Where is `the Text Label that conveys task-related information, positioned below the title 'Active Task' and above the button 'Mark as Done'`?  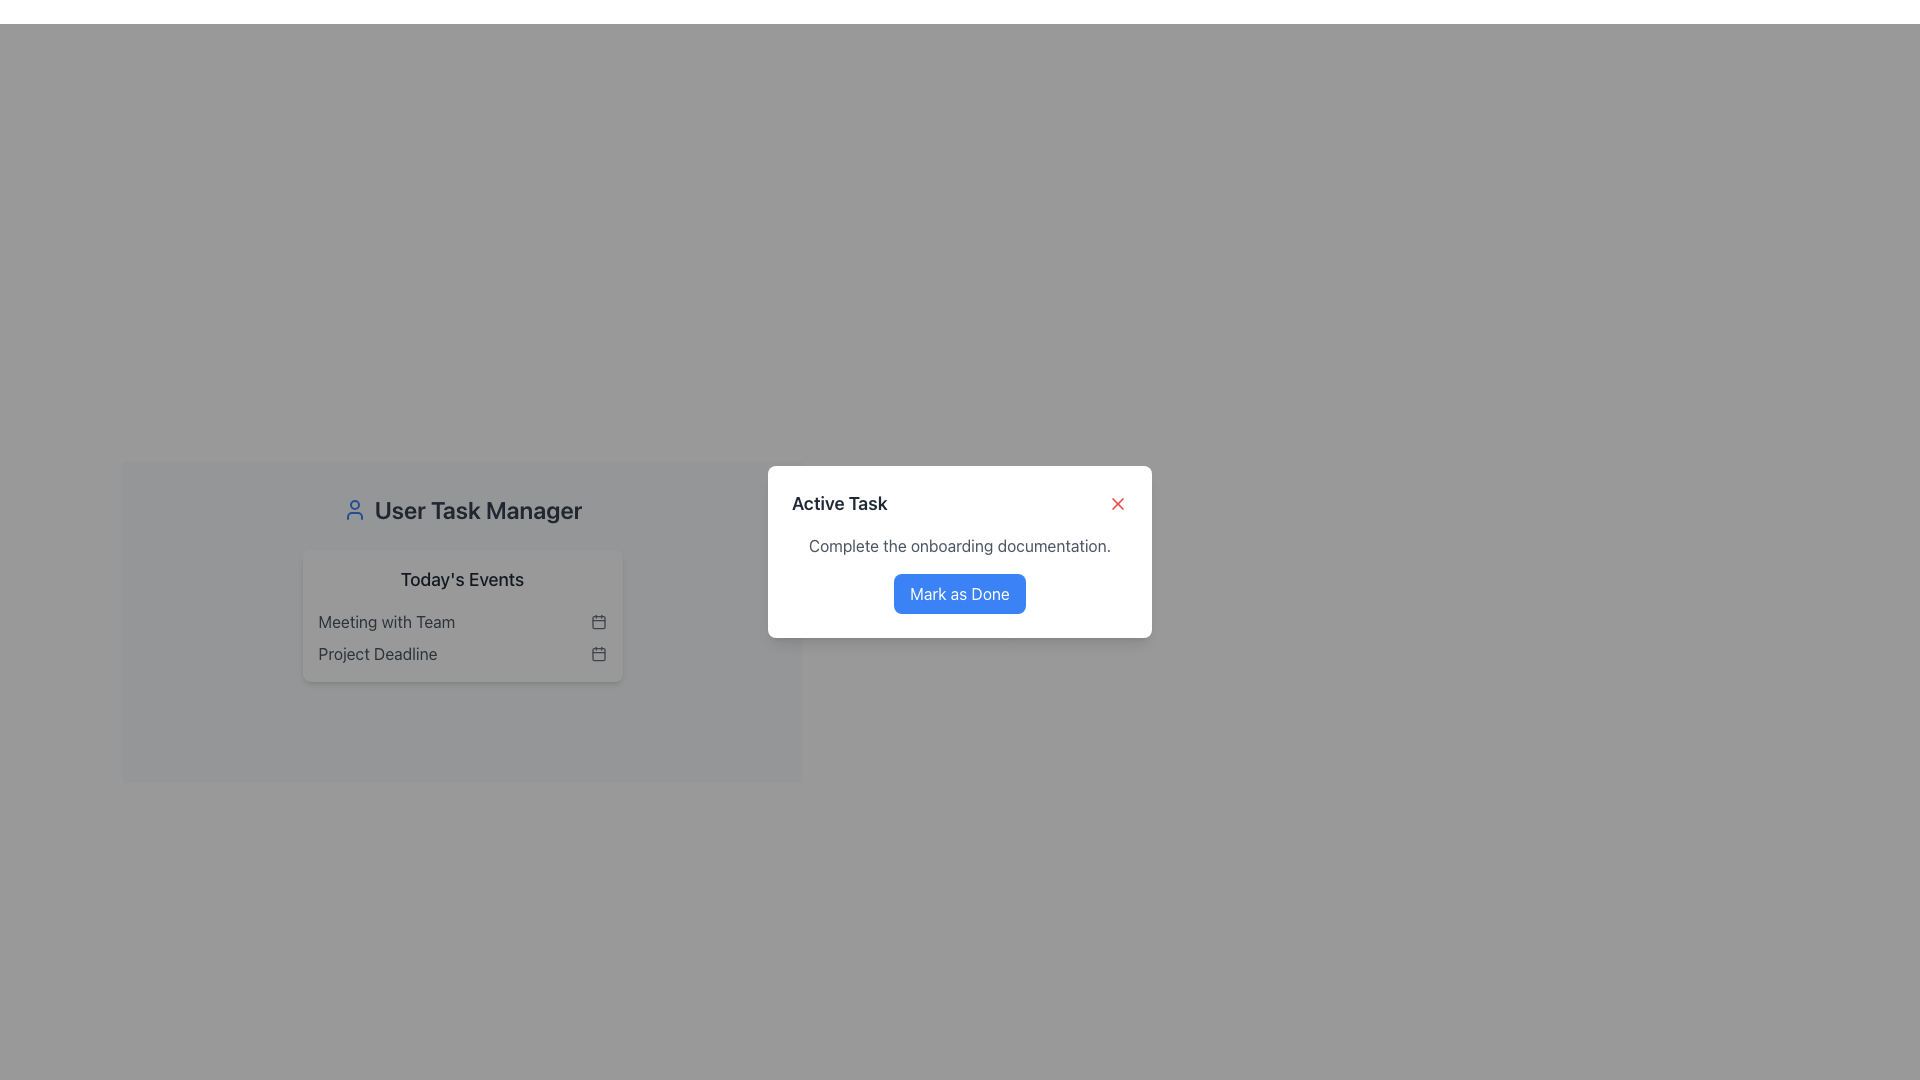
the Text Label that conveys task-related information, positioned below the title 'Active Task' and above the button 'Mark as Done' is located at coordinates (960, 546).